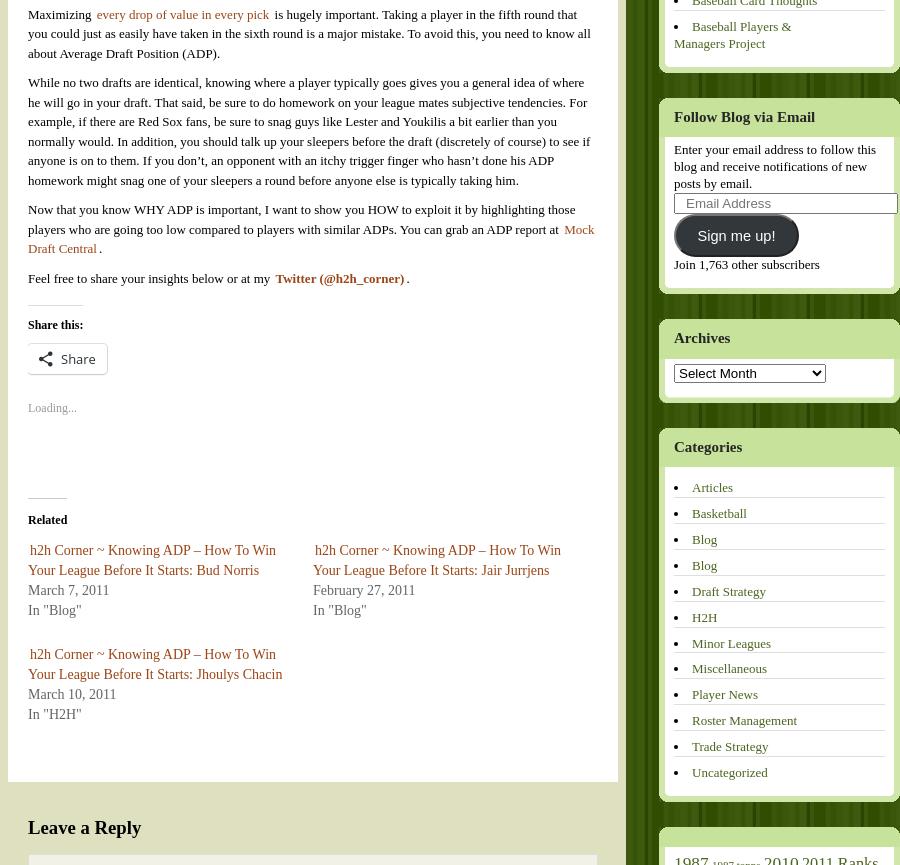 The image size is (900, 865). What do you see at coordinates (728, 771) in the screenshot?
I see `'Uncategorized'` at bounding box center [728, 771].